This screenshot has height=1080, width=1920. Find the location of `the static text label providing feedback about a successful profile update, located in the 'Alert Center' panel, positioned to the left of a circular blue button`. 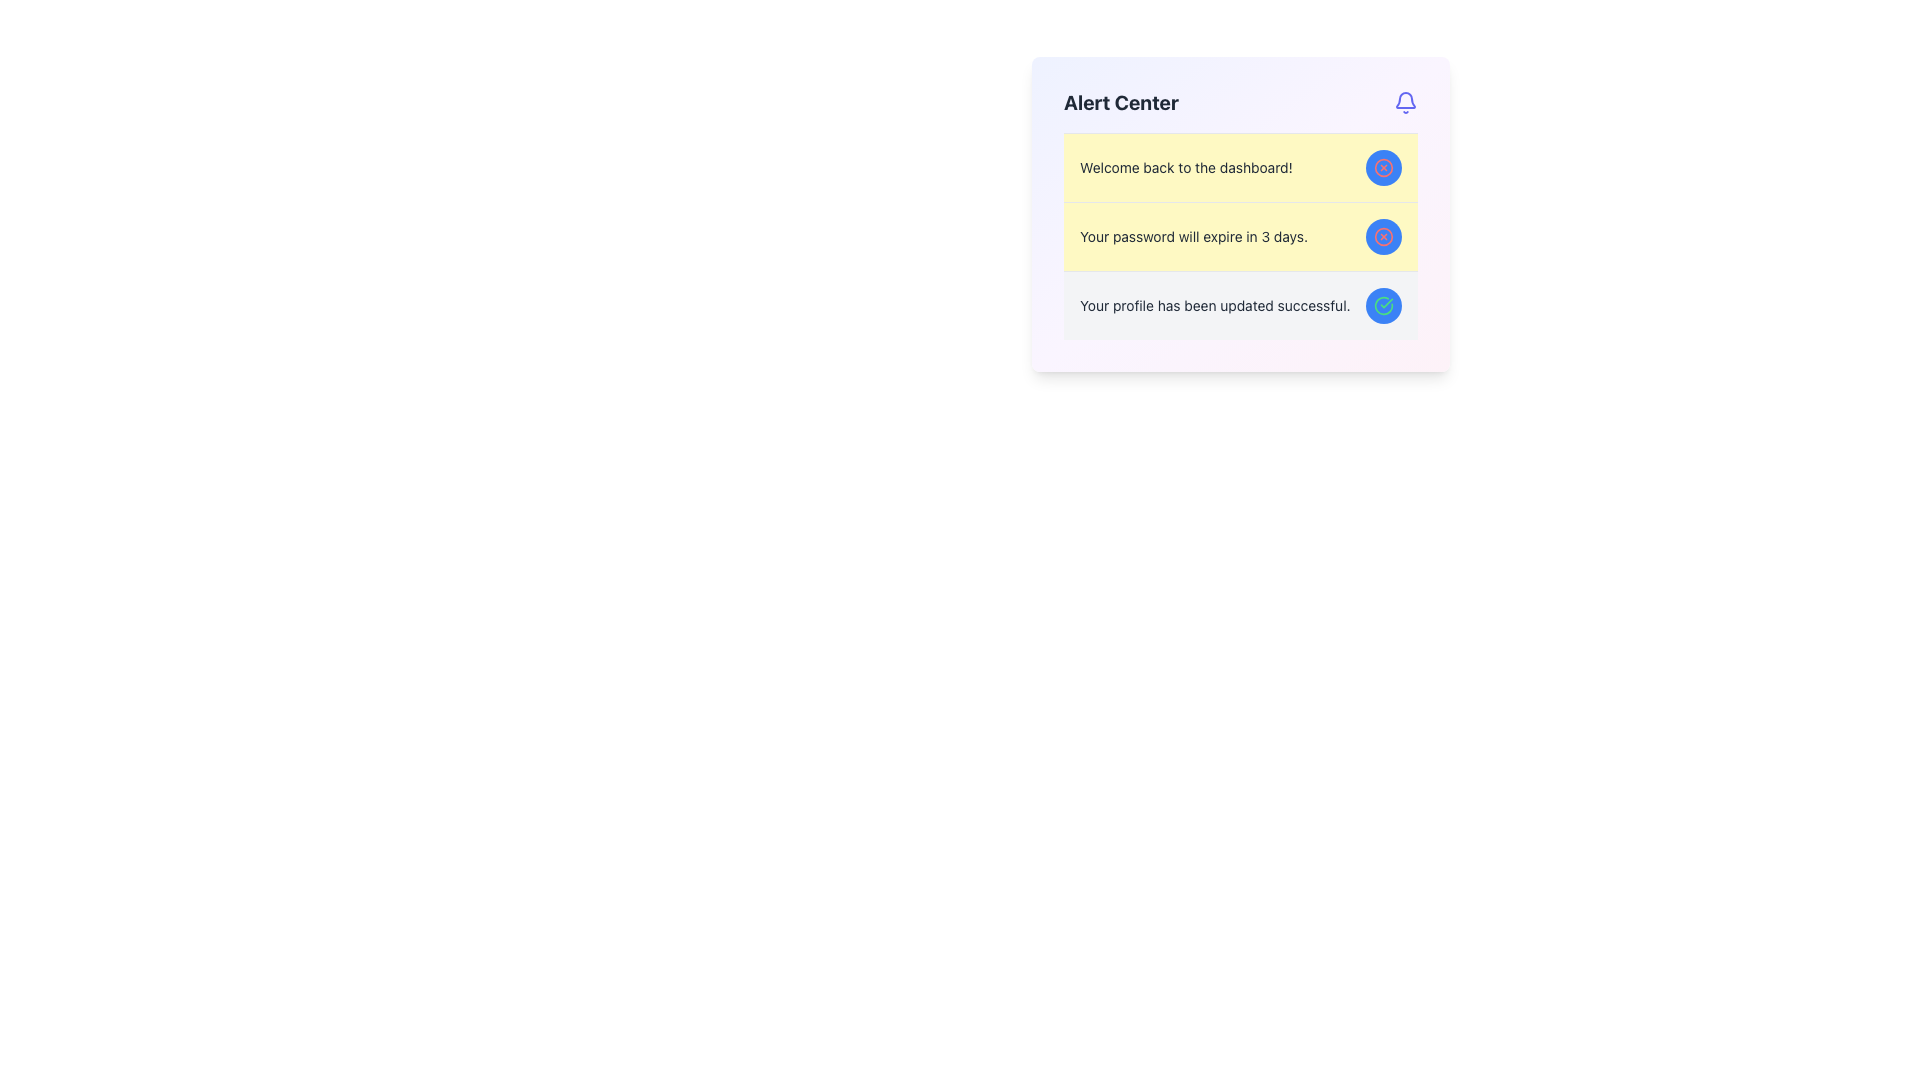

the static text label providing feedback about a successful profile update, located in the 'Alert Center' panel, positioned to the left of a circular blue button is located at coordinates (1214, 305).